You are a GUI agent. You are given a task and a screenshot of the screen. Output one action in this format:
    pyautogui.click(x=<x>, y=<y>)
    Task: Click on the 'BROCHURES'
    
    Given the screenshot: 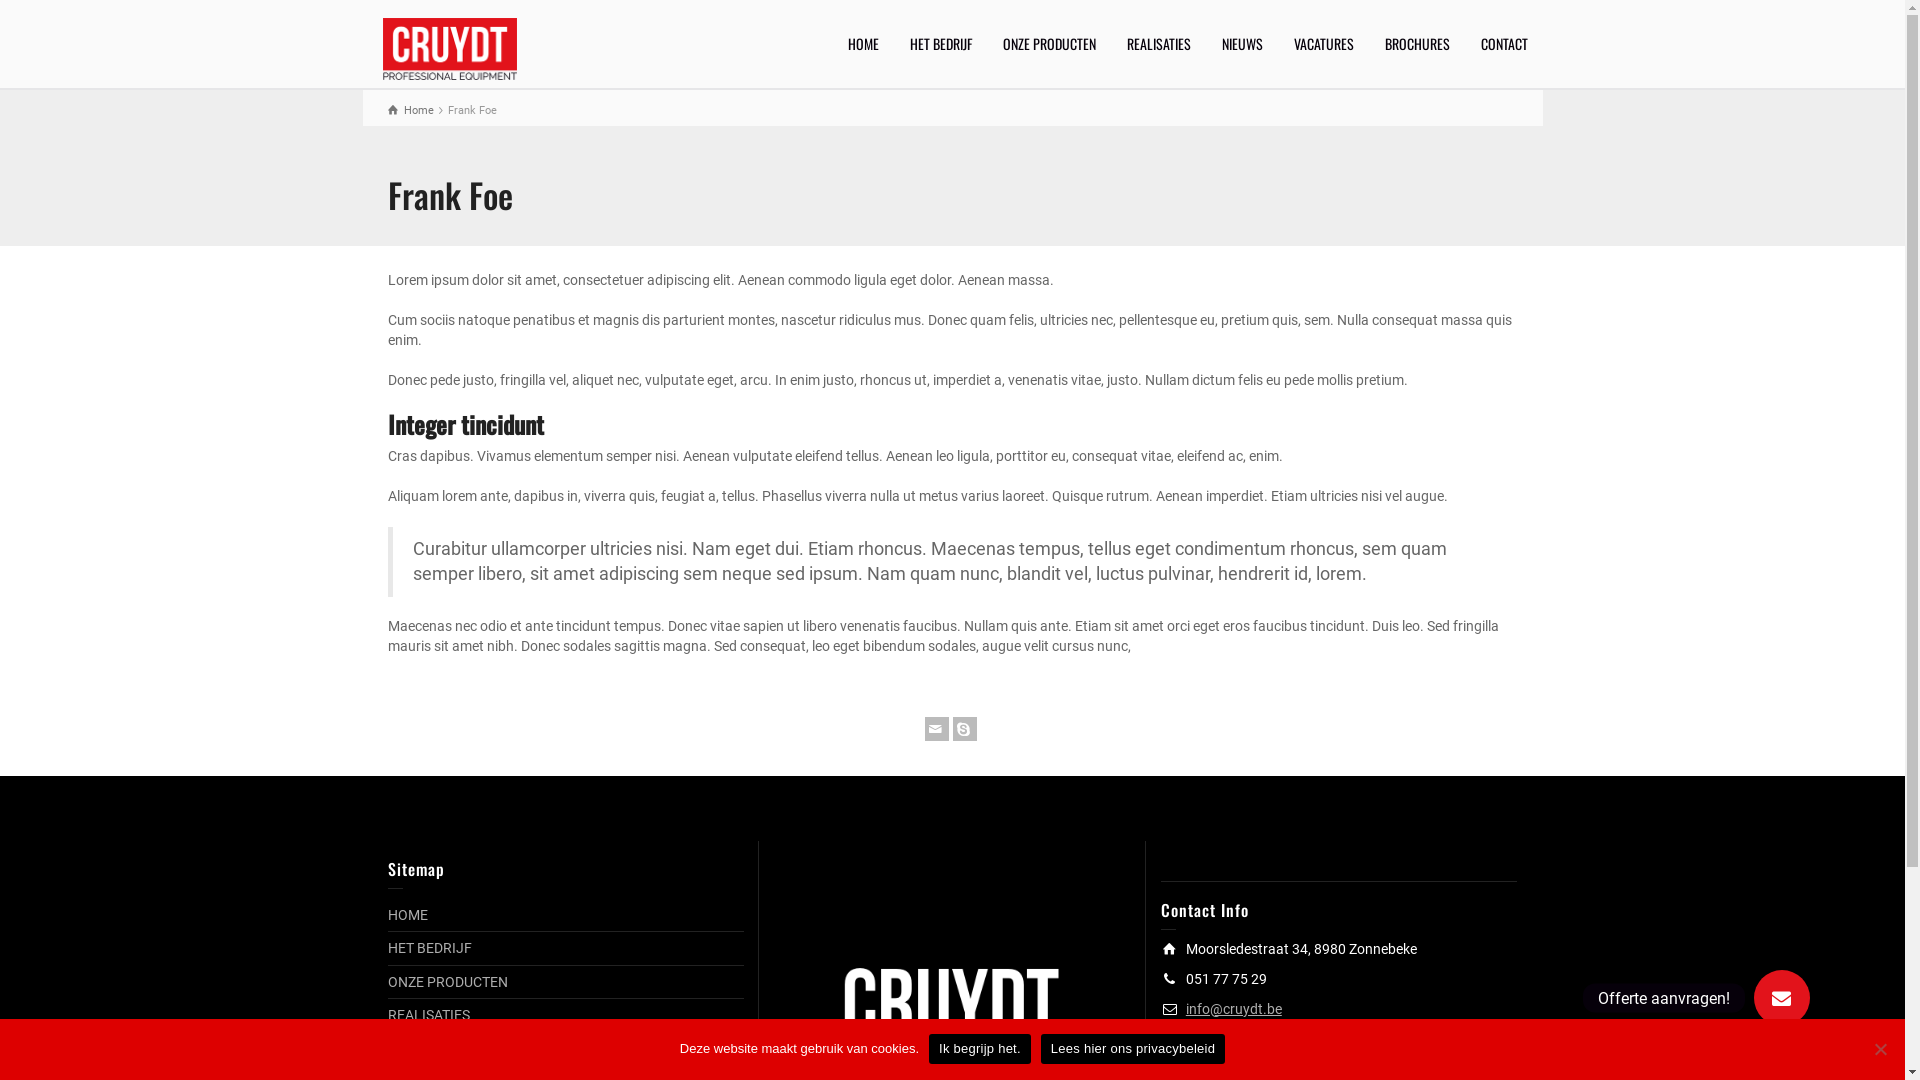 What is the action you would take?
    pyautogui.click(x=1416, y=43)
    